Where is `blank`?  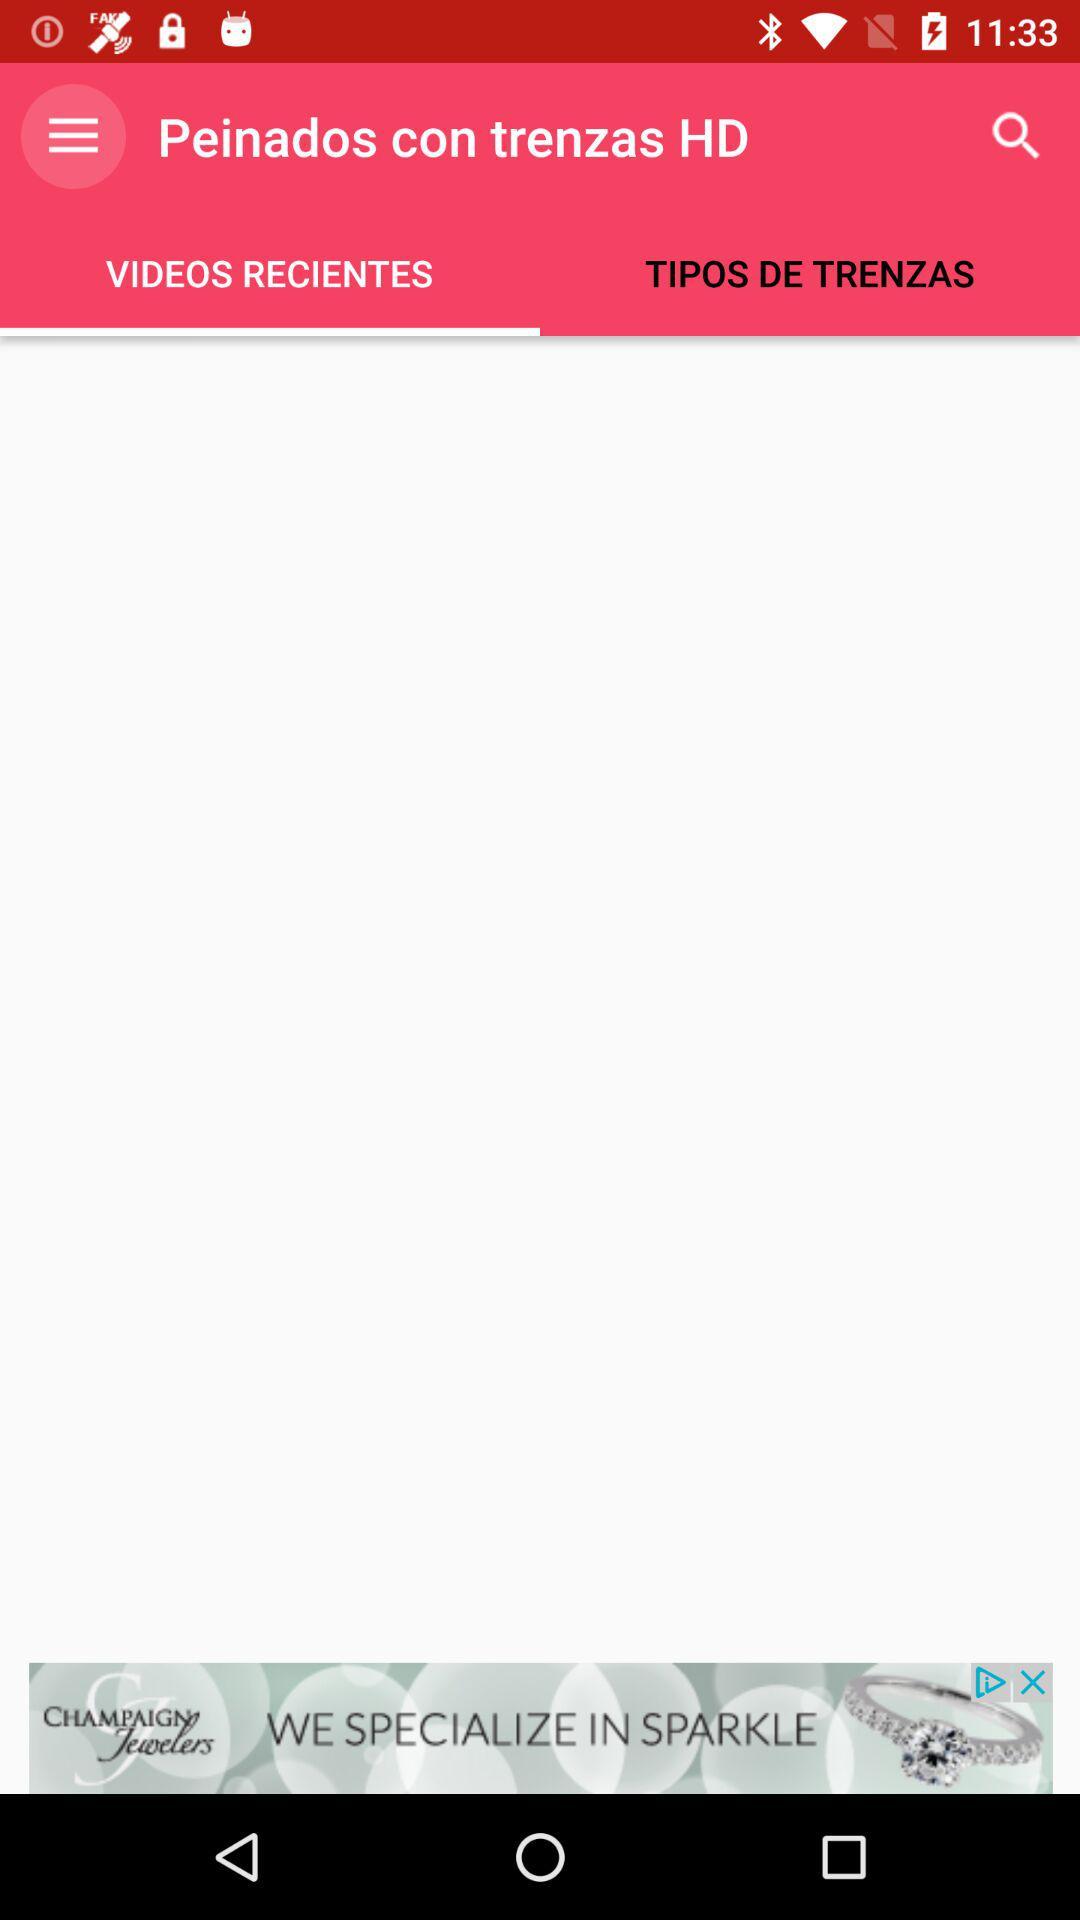
blank is located at coordinates (540, 999).